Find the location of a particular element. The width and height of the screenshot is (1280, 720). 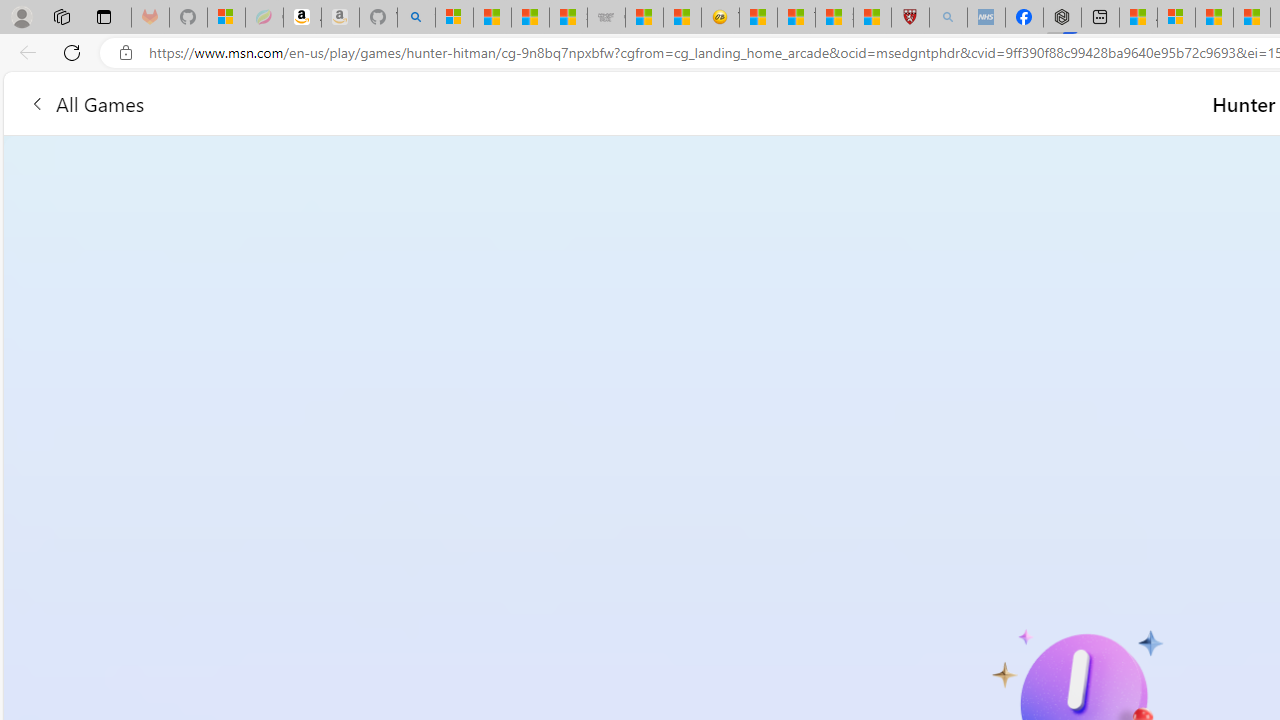

'Robert H. Shmerling, MD - Harvard Health' is located at coordinates (909, 17).